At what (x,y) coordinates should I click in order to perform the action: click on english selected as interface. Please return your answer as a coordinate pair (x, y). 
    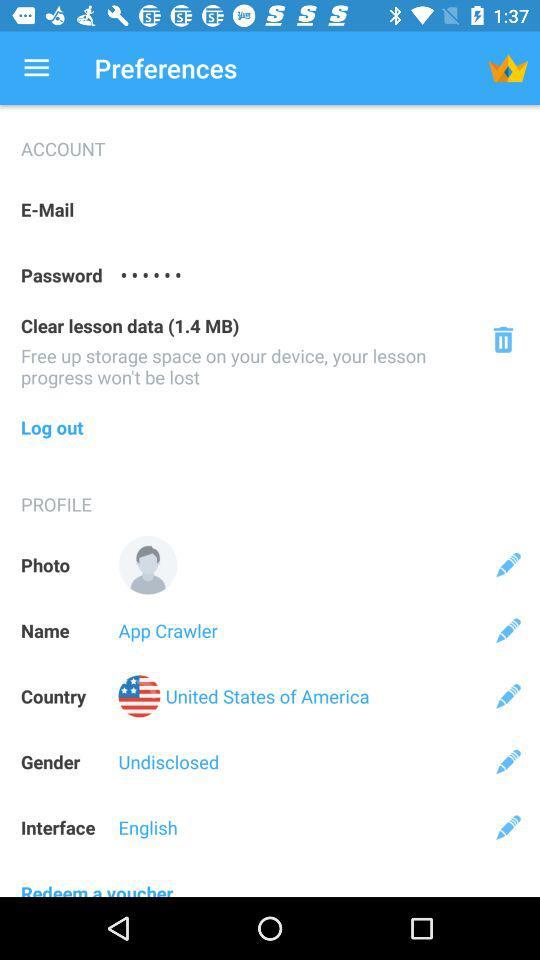
    Looking at the image, I should click on (508, 827).